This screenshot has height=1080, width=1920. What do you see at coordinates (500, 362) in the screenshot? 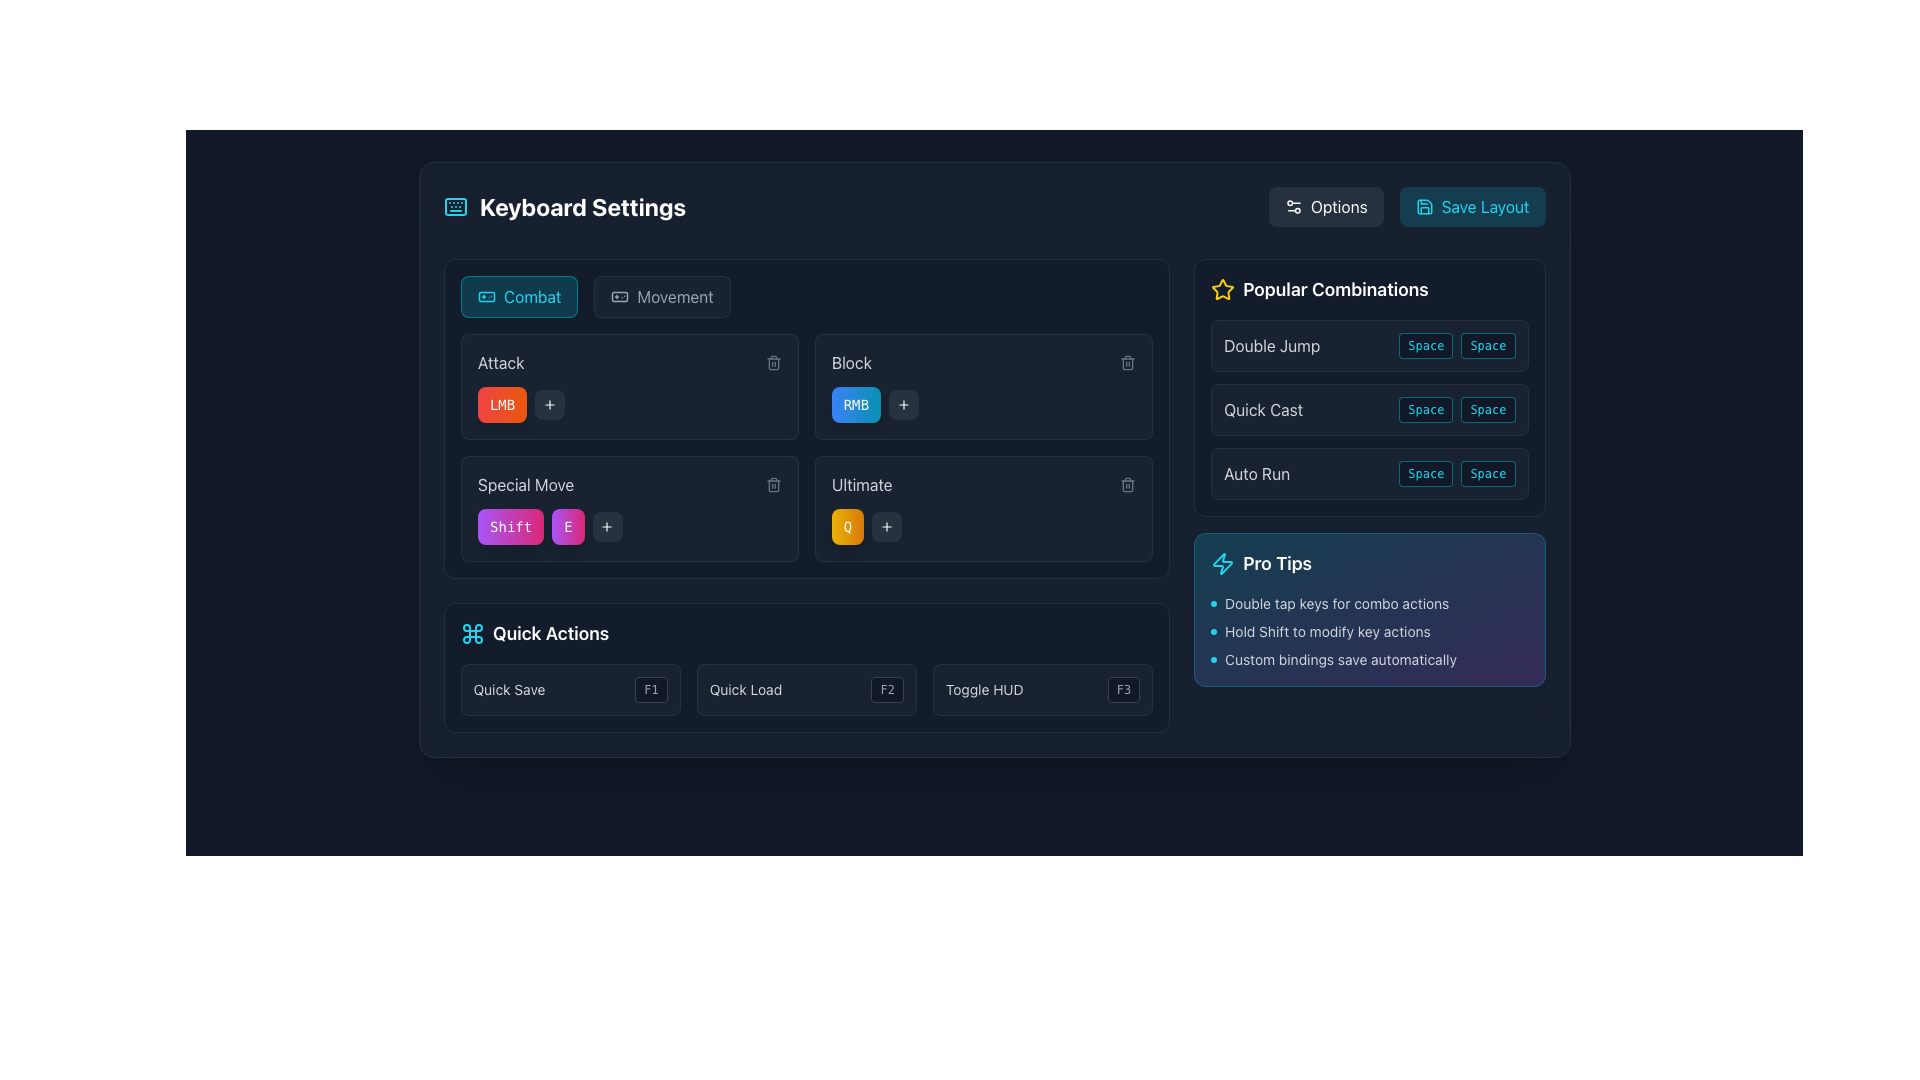
I see `the 'Attack' static text label, which is prominently displayed in gray within the 'Combat' section of the 'Keyboard Settings' interface` at bounding box center [500, 362].